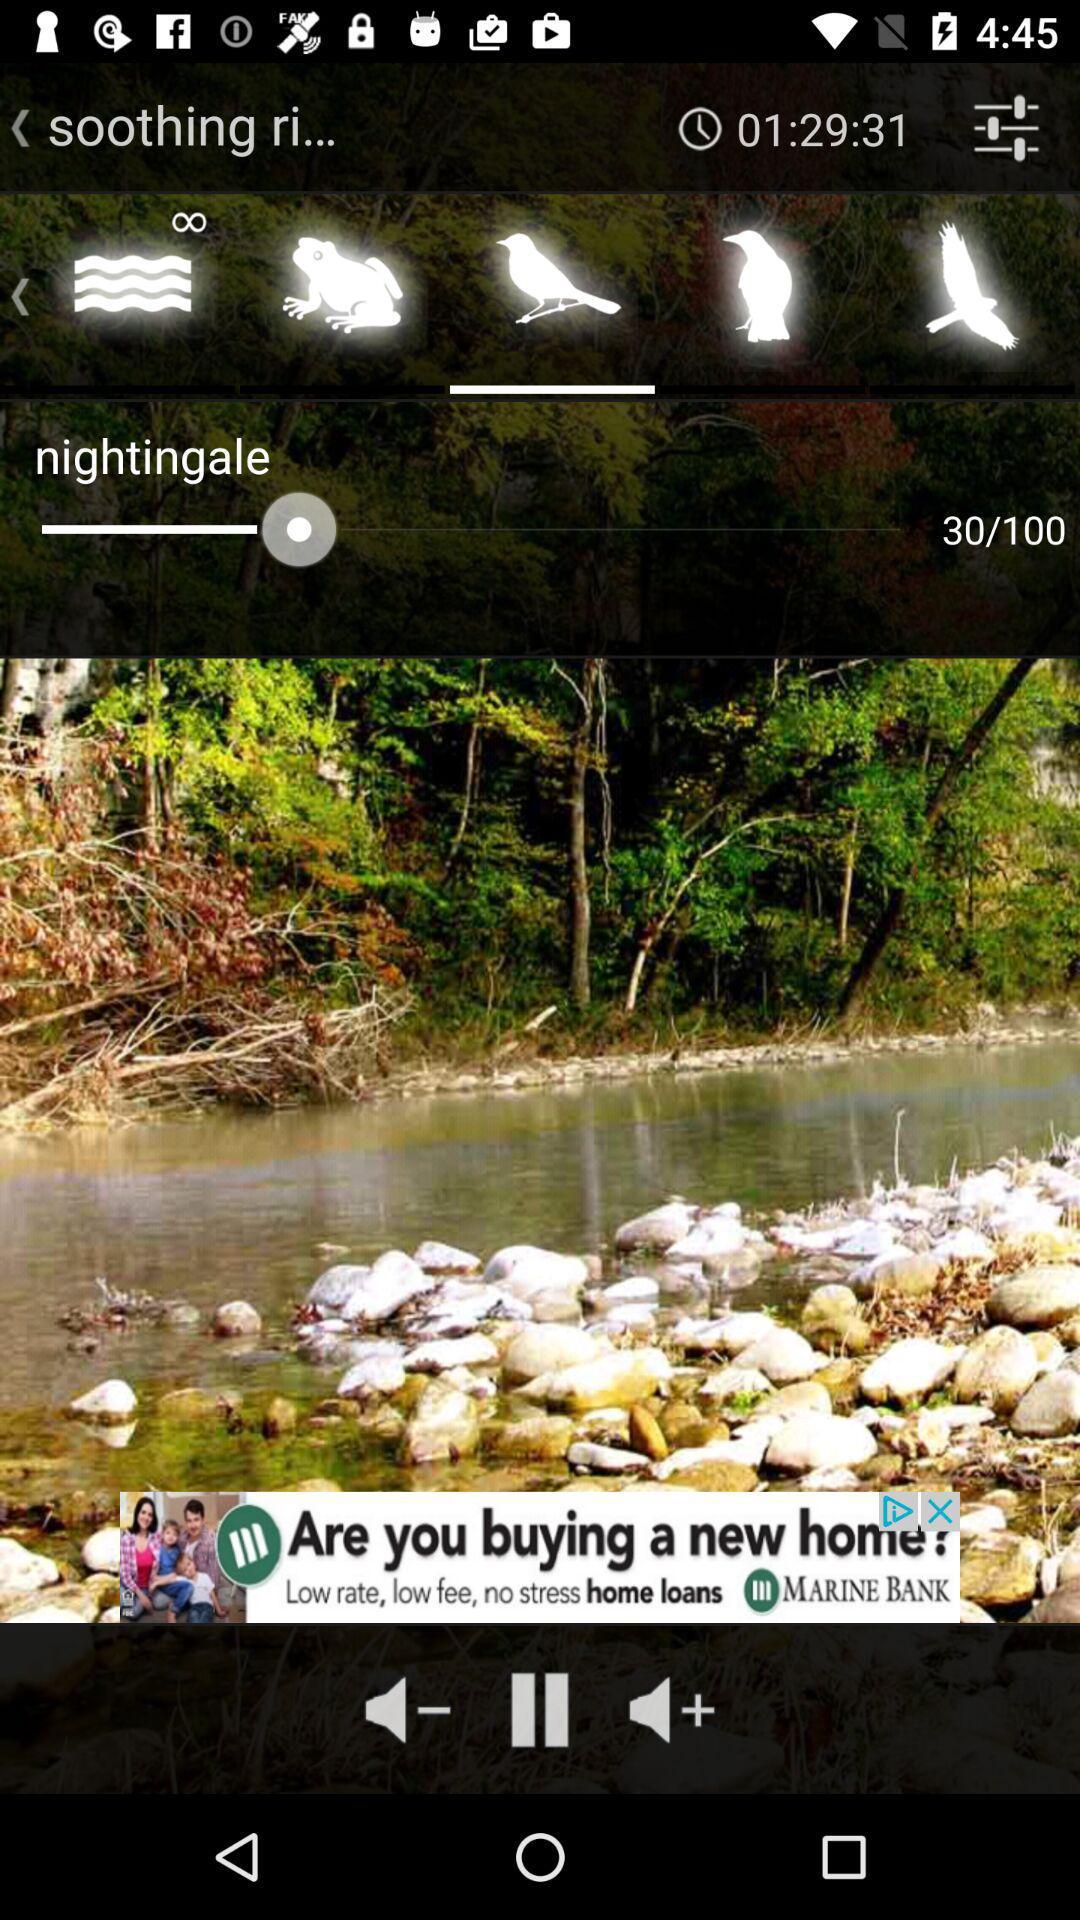  What do you see at coordinates (540, 1556) in the screenshot?
I see `launch advertisement` at bounding box center [540, 1556].